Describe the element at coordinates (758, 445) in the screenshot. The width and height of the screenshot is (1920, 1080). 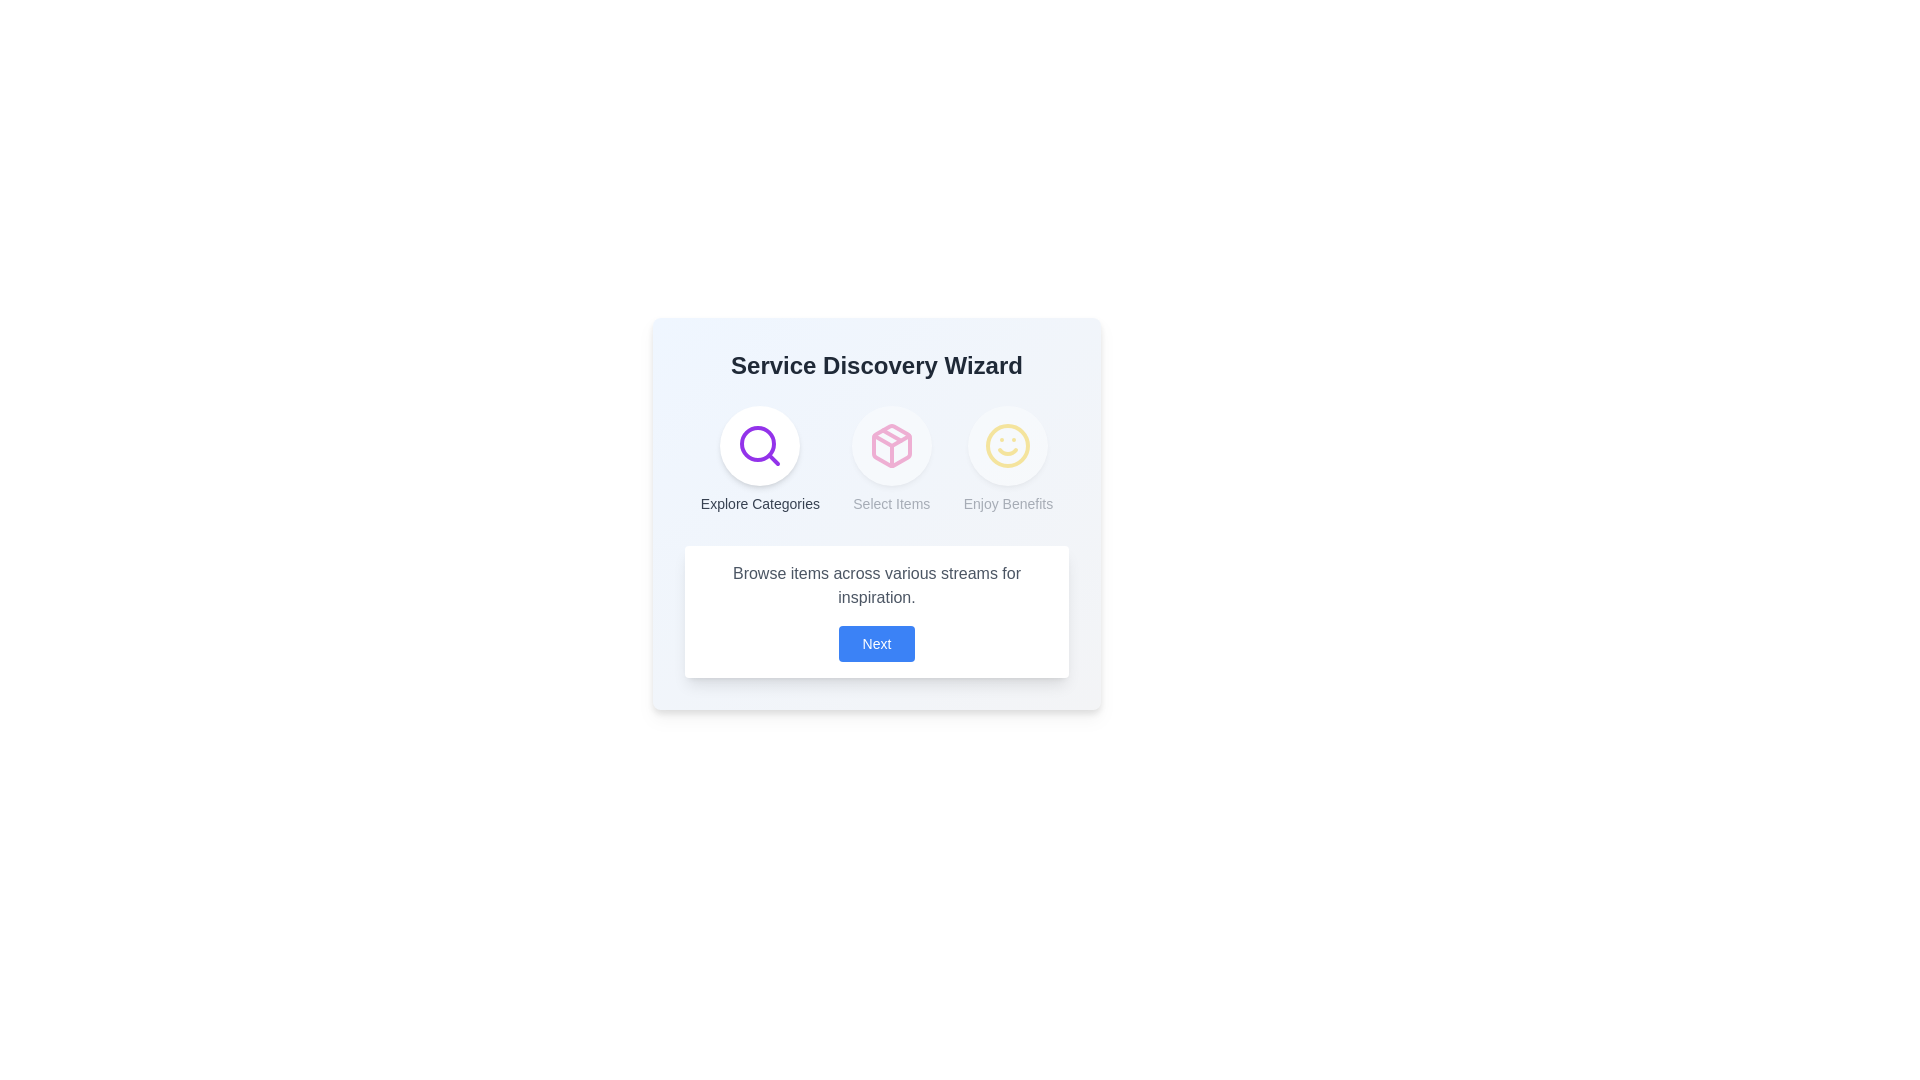
I see `the step icon for Explore Categories` at that location.